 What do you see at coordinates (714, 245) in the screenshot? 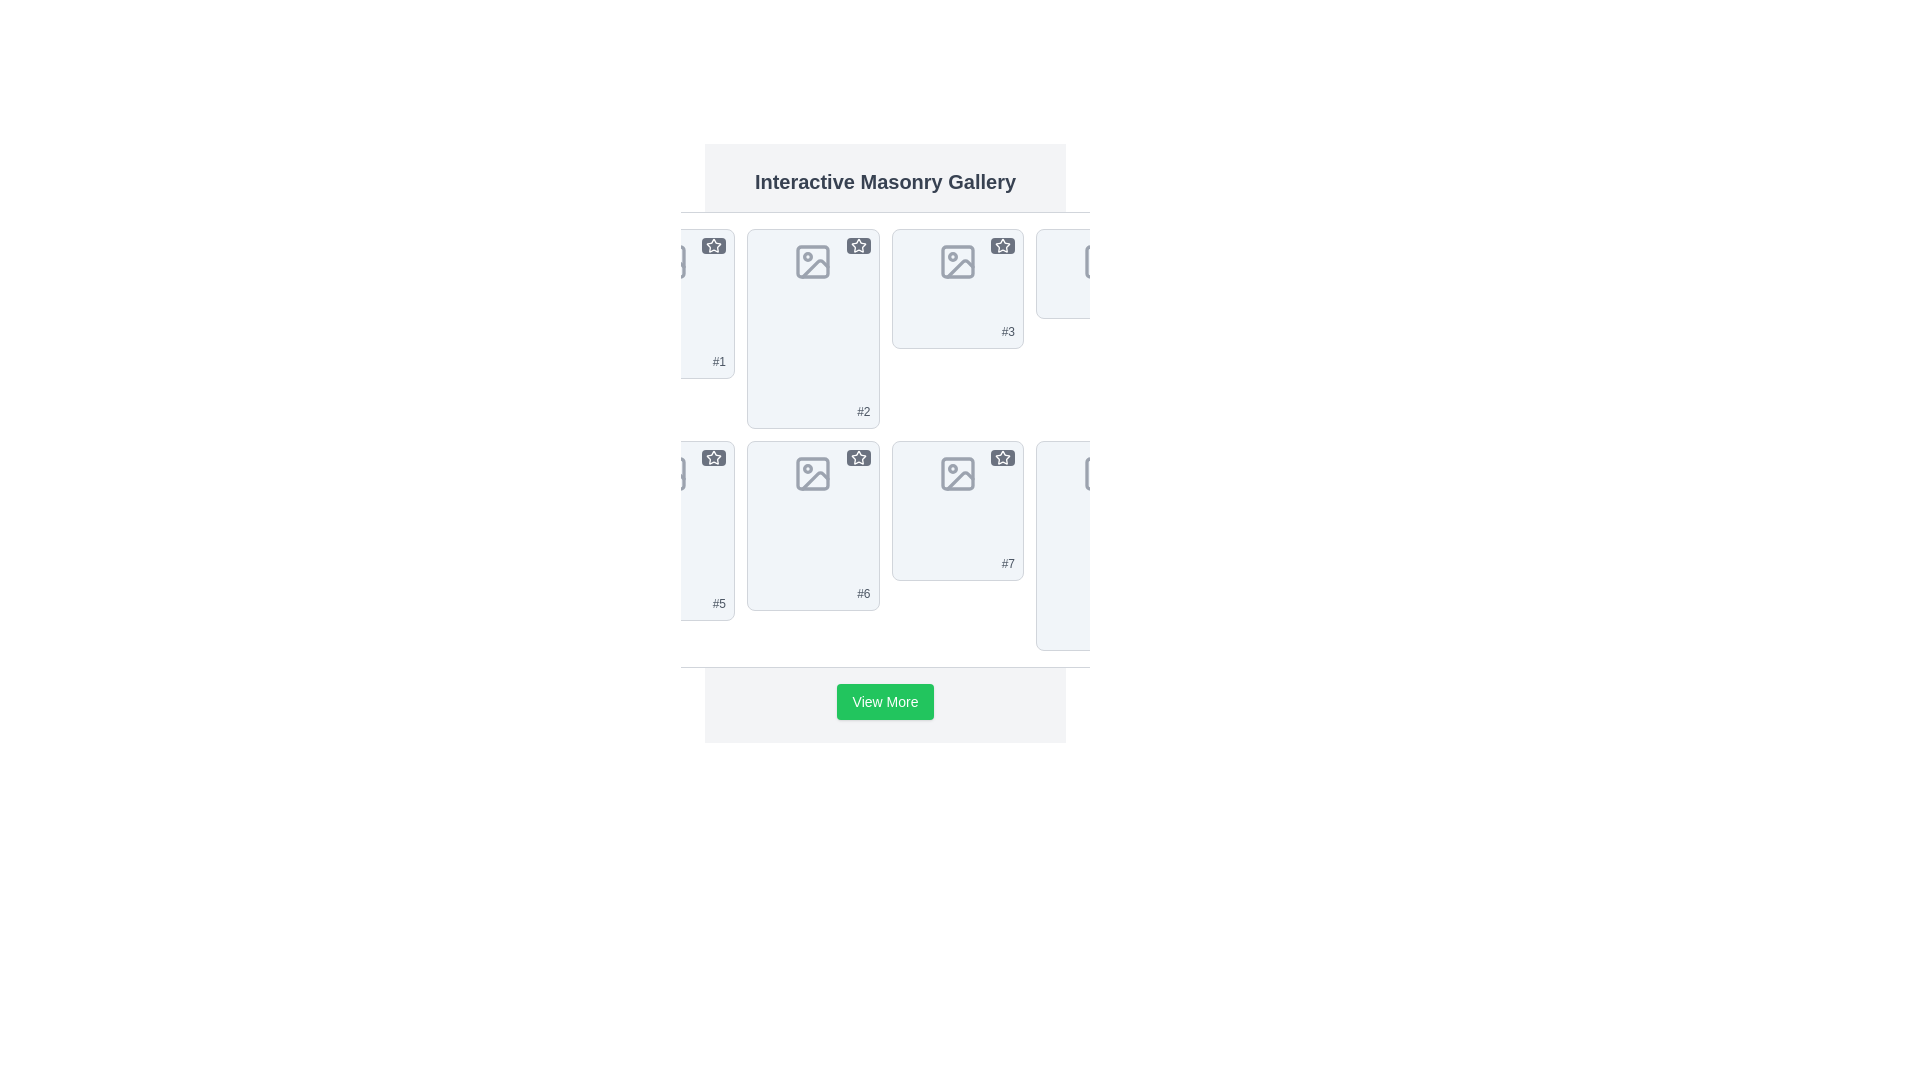
I see `the interactive button located in the top-right corner of the first card in the grid layout` at bounding box center [714, 245].